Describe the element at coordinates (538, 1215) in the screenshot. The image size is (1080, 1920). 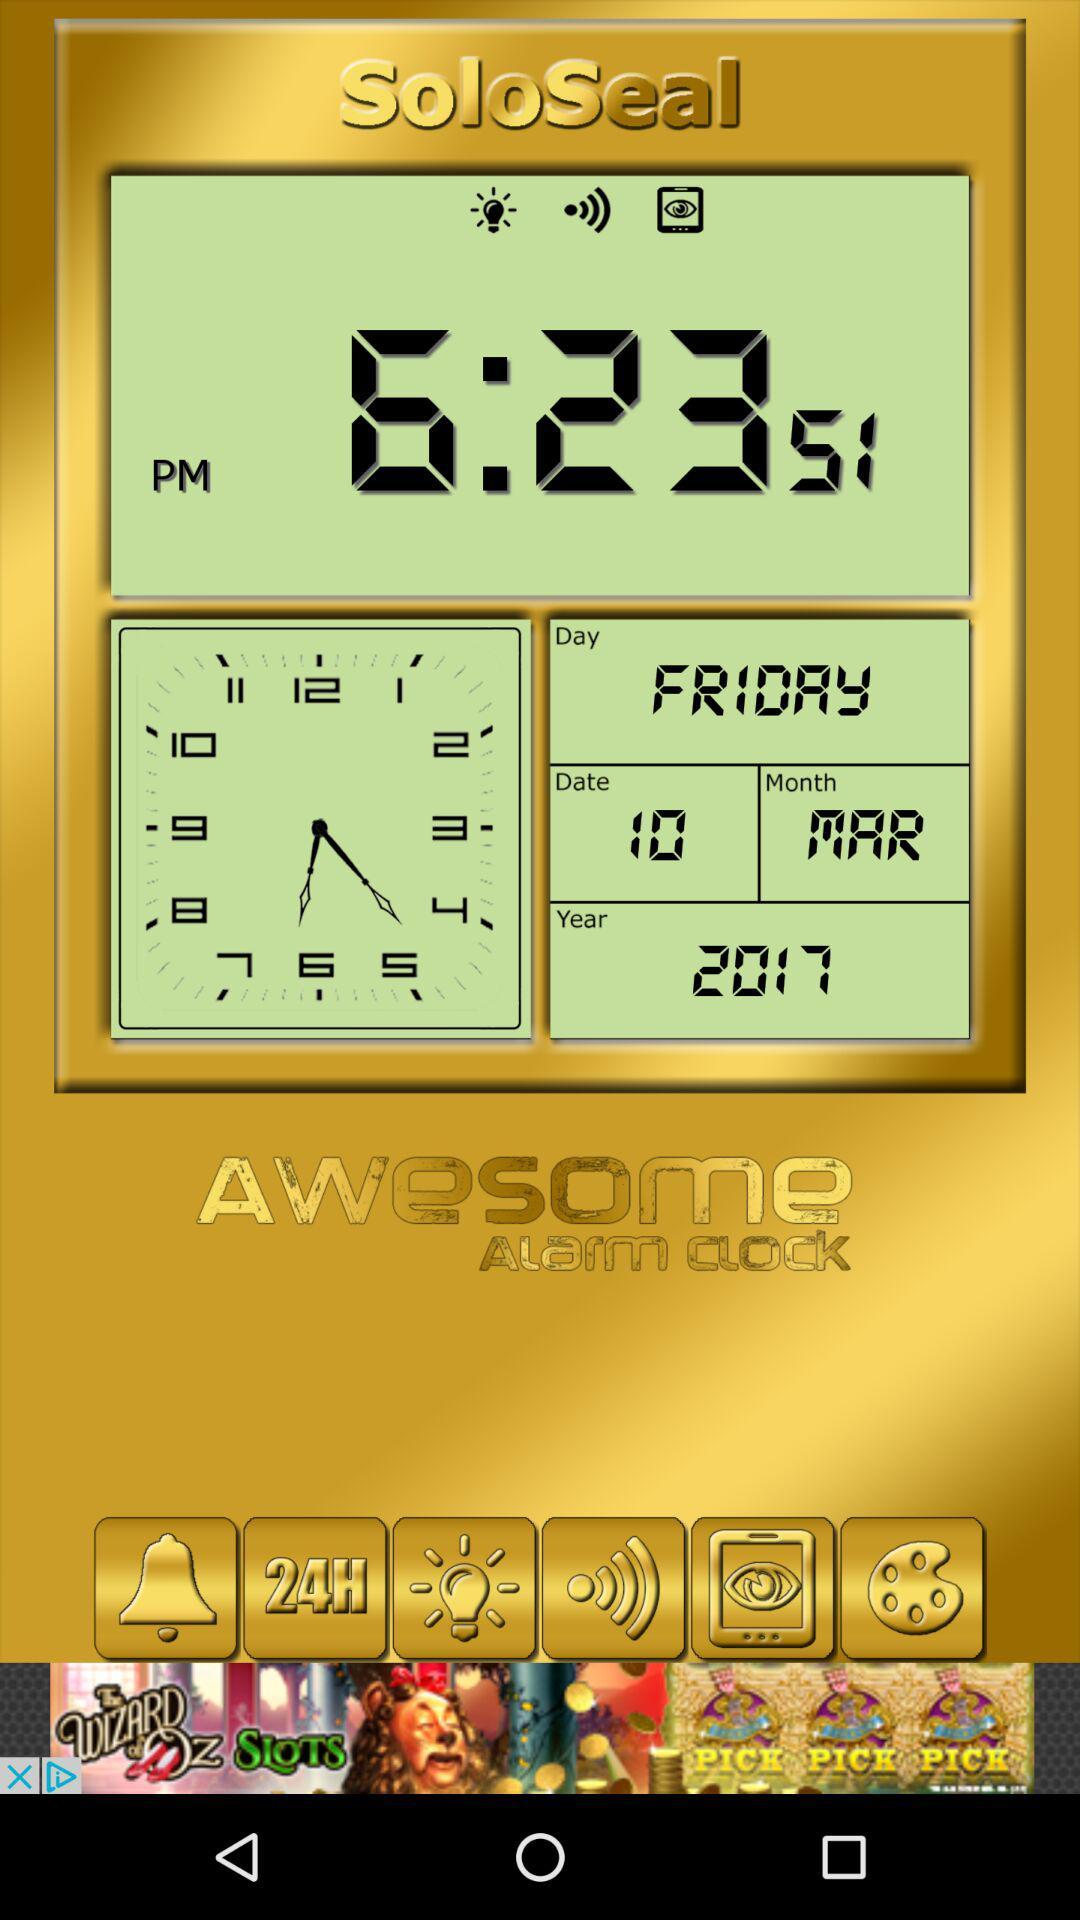
I see `the text which is below the clock` at that location.